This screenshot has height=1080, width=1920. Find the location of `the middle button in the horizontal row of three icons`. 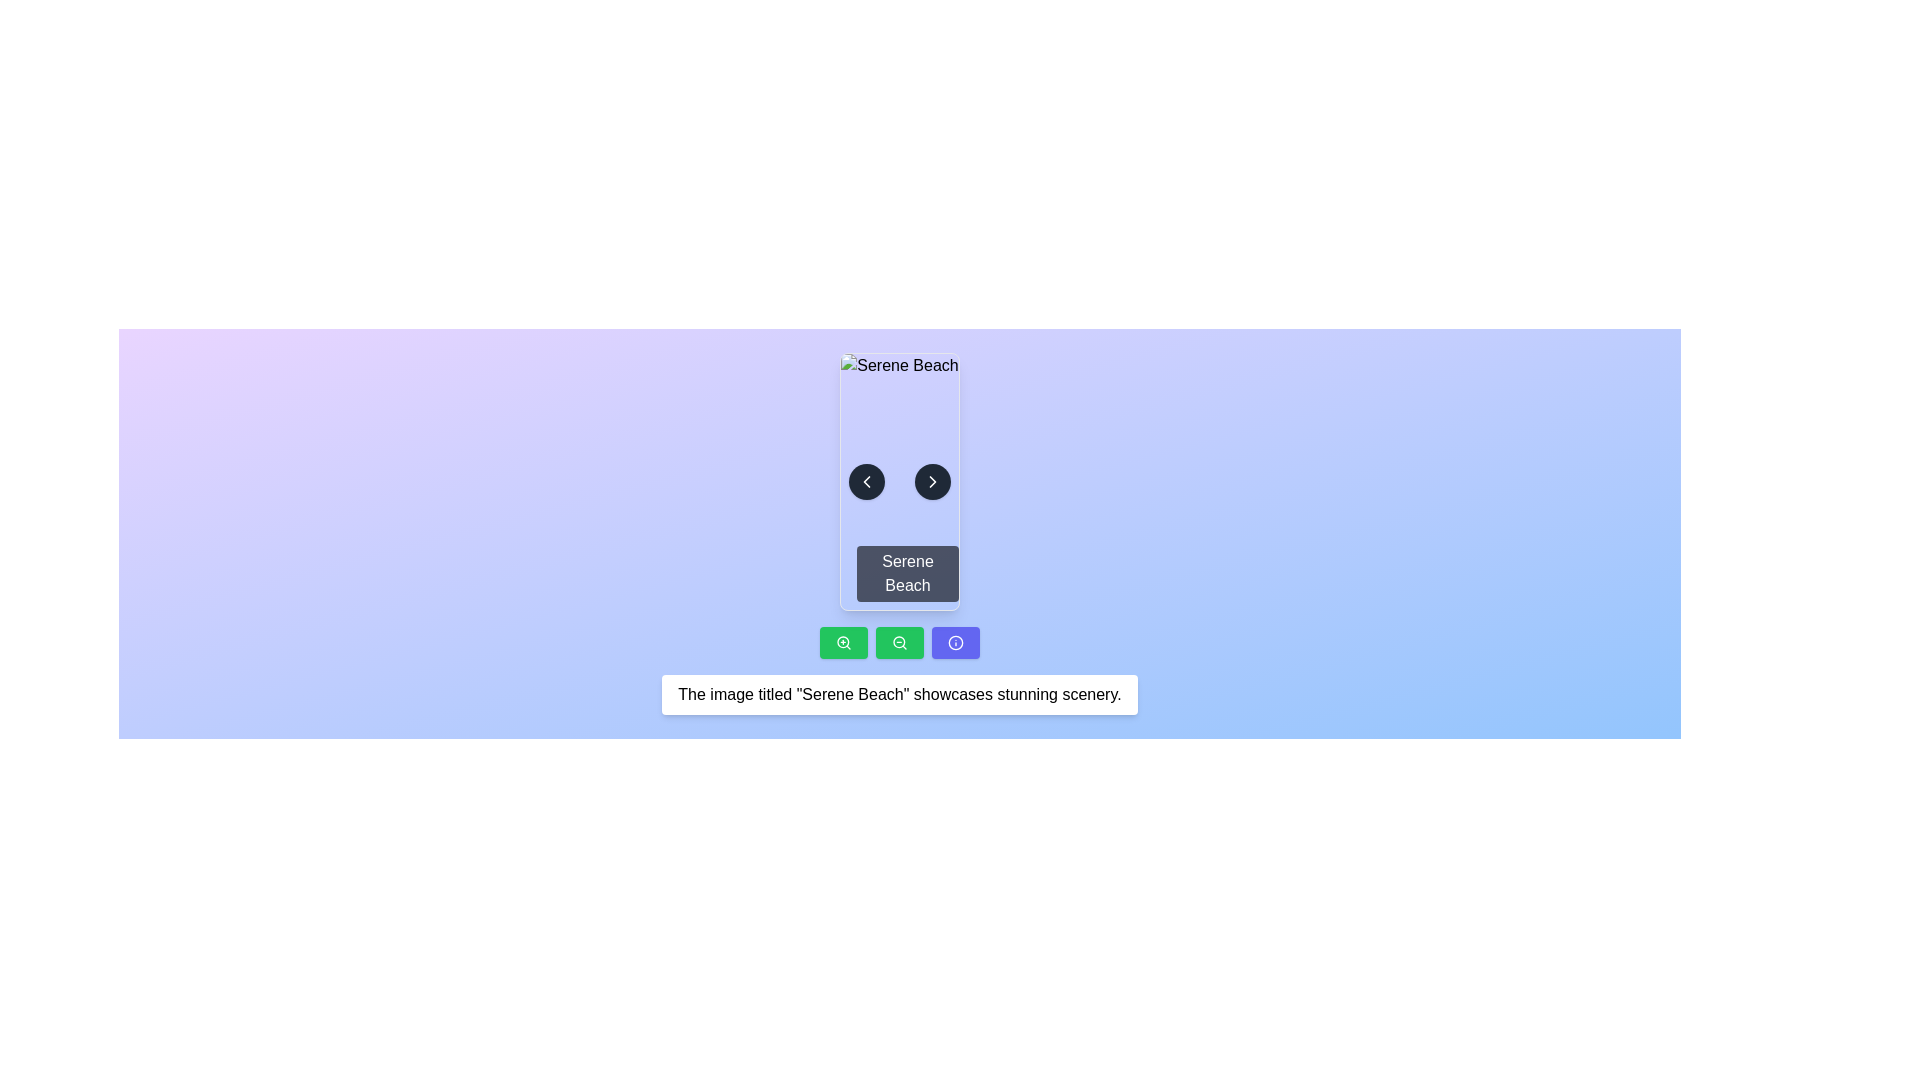

the middle button in the horizontal row of three icons is located at coordinates (899, 643).